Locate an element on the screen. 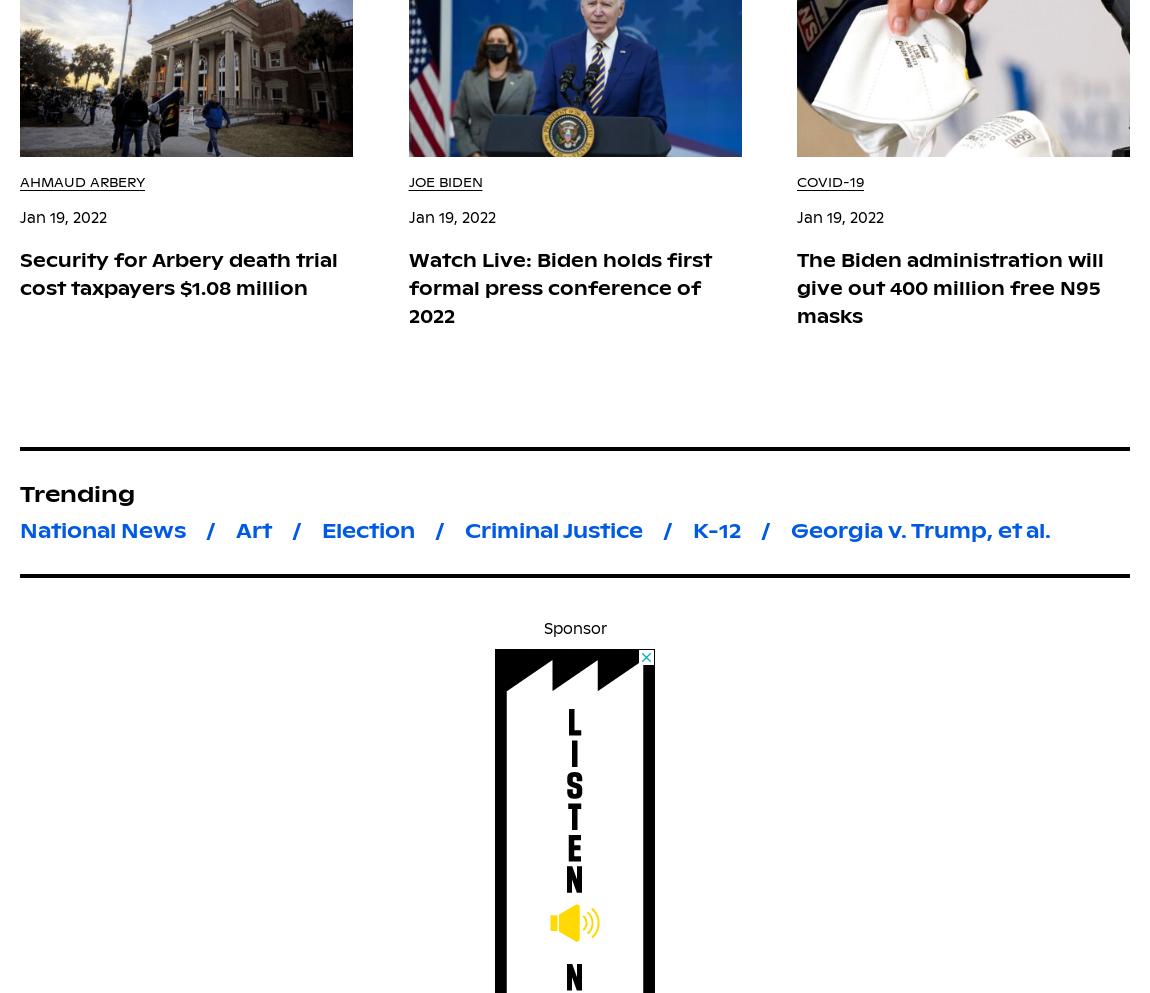 This screenshot has height=993, width=1150. 'Ahmaud Arbery' is located at coordinates (81, 181).